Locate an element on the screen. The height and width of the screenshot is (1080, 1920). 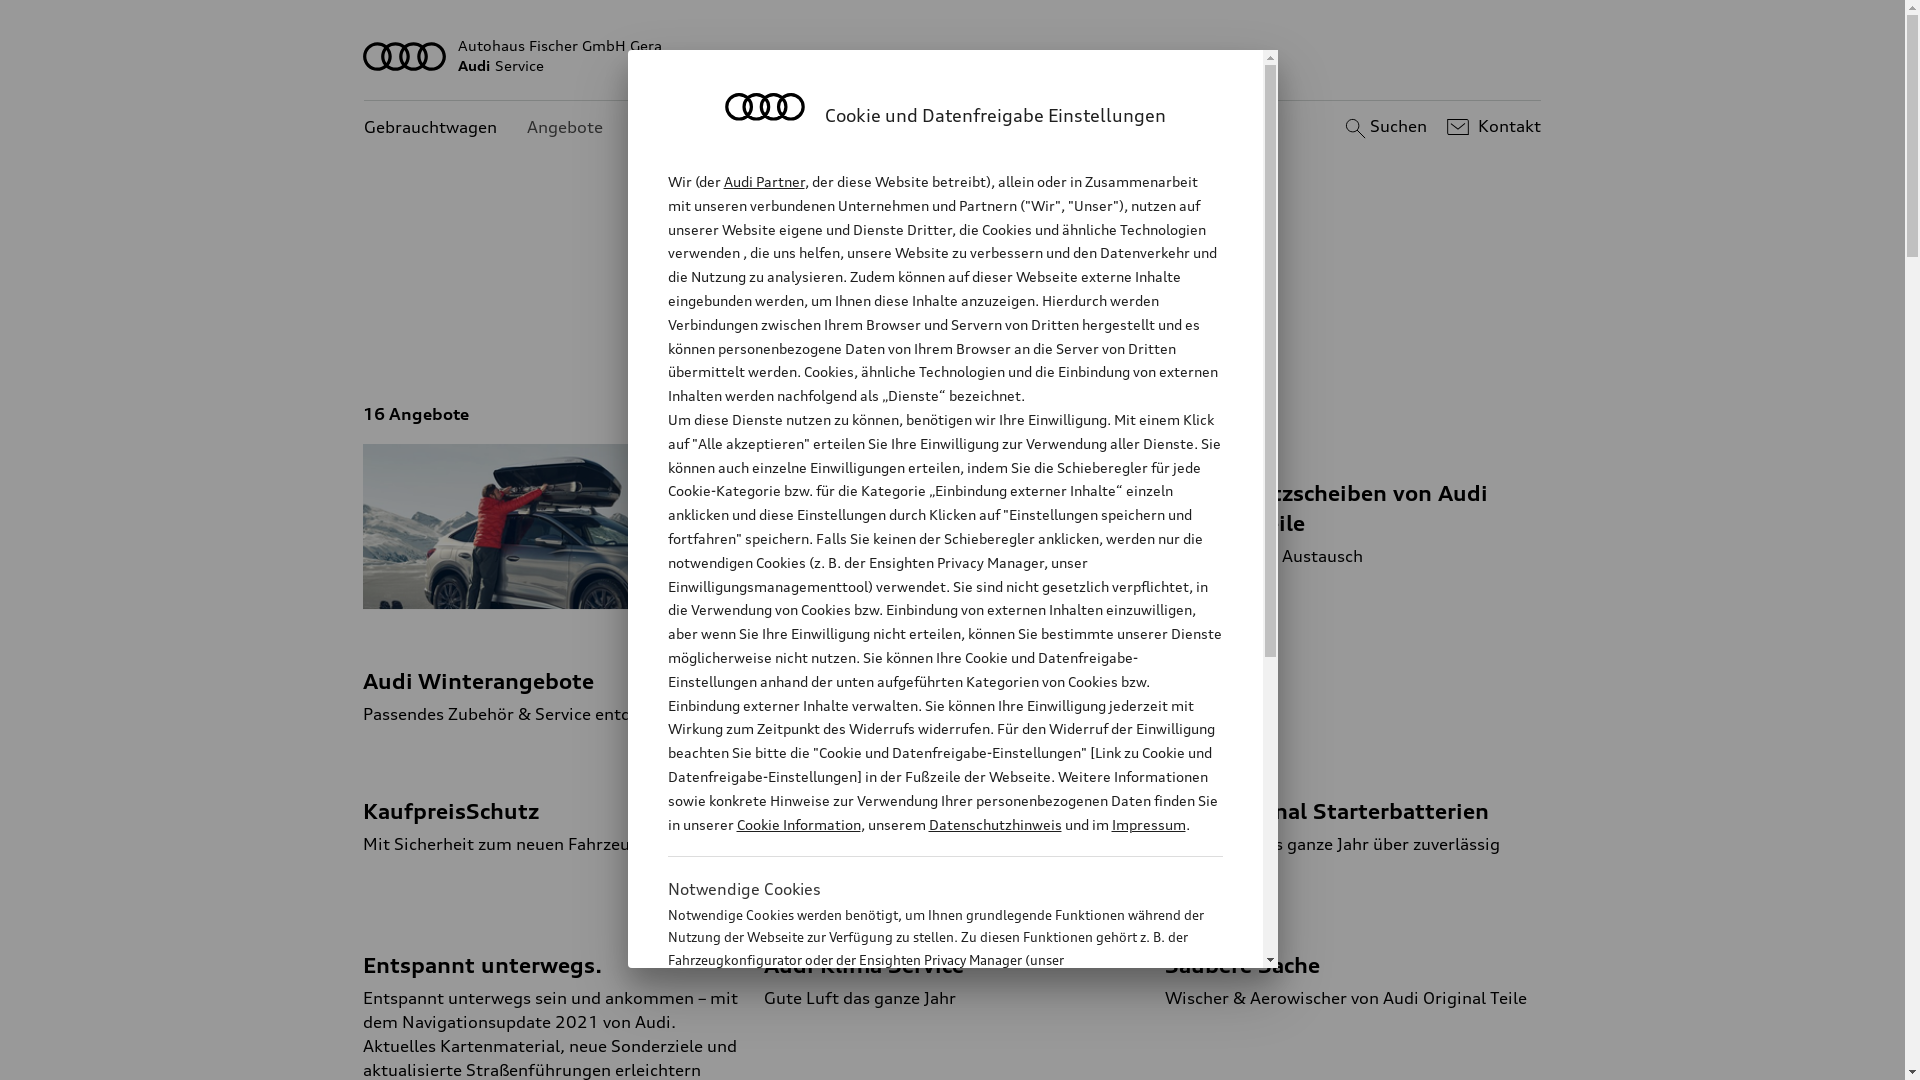
'KaufpreisSchutz is located at coordinates (551, 808).